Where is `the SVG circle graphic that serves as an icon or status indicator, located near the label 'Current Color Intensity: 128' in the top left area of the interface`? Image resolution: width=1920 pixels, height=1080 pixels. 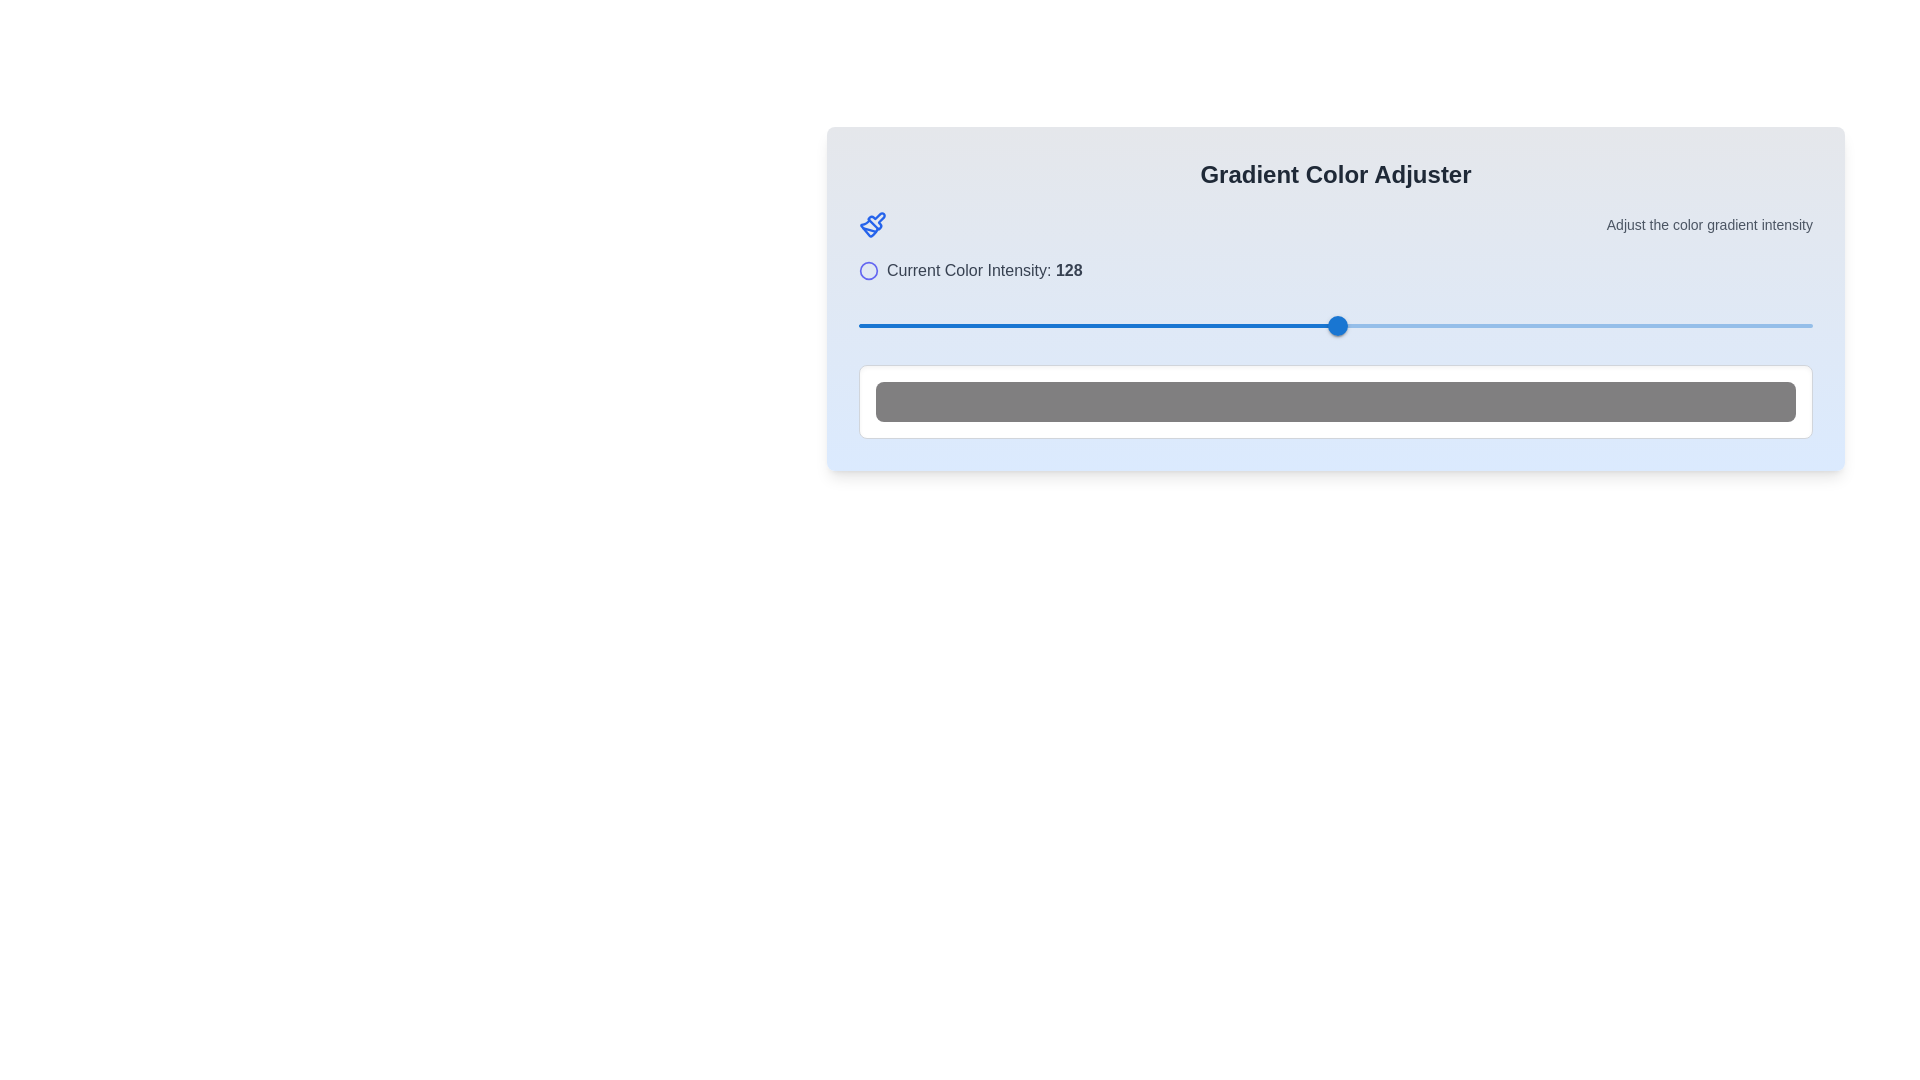
the SVG circle graphic that serves as an icon or status indicator, located near the label 'Current Color Intensity: 128' in the top left area of the interface is located at coordinates (868, 270).